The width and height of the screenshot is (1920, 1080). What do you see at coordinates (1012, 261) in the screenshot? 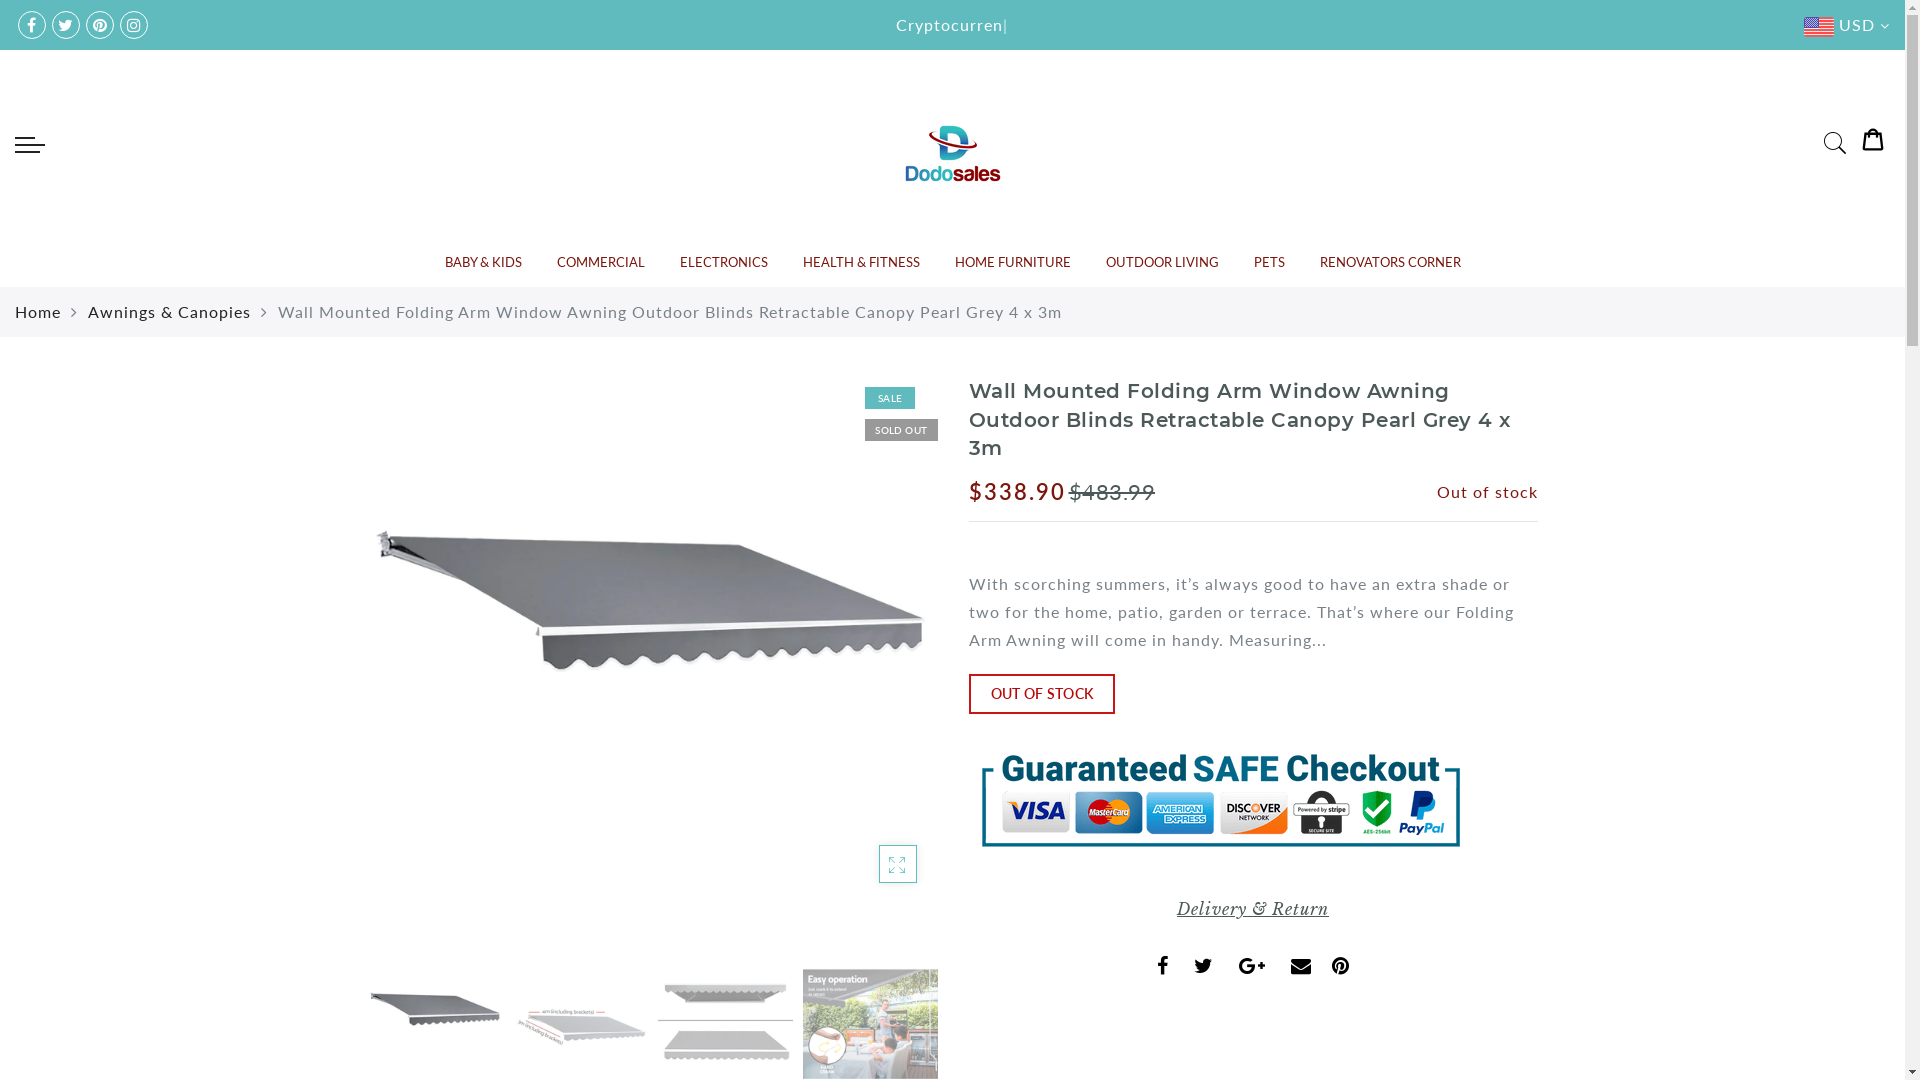
I see `'HOME FURNITURE'` at bounding box center [1012, 261].